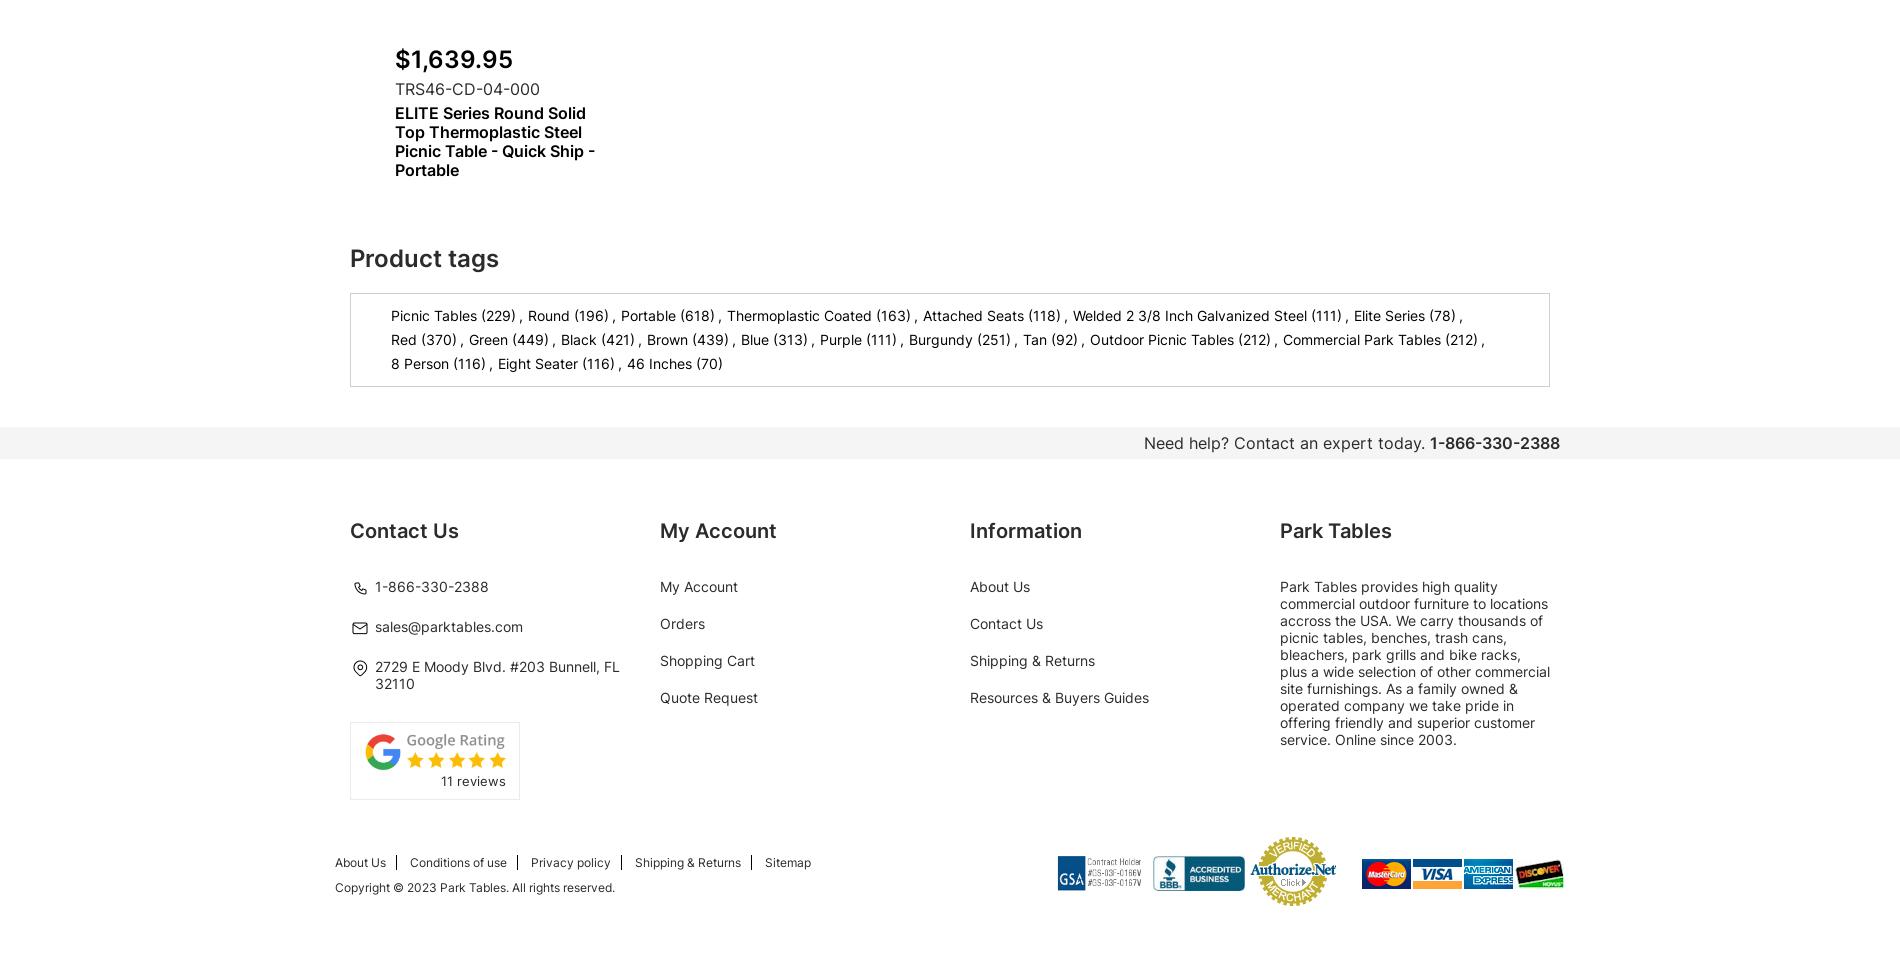  I want to click on '(251)', so click(994, 338).